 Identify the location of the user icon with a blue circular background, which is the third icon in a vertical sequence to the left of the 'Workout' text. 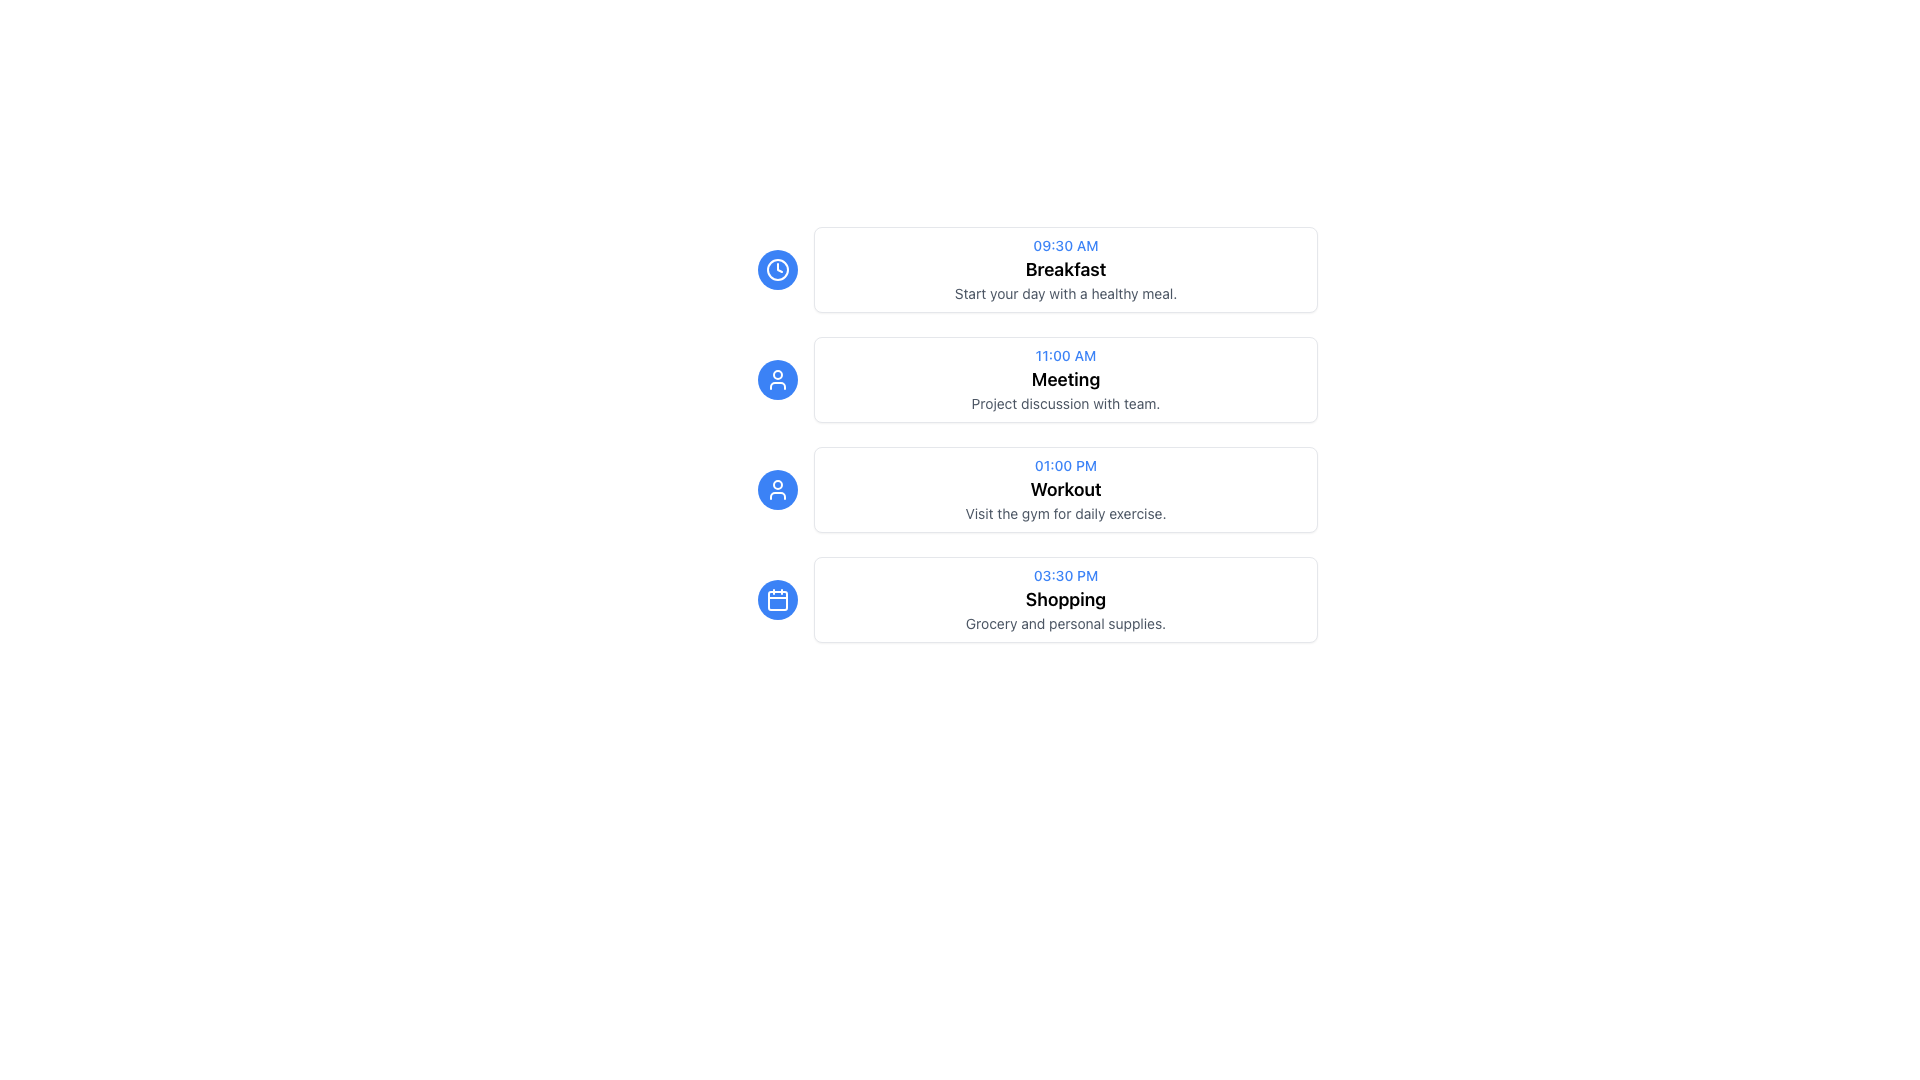
(776, 380).